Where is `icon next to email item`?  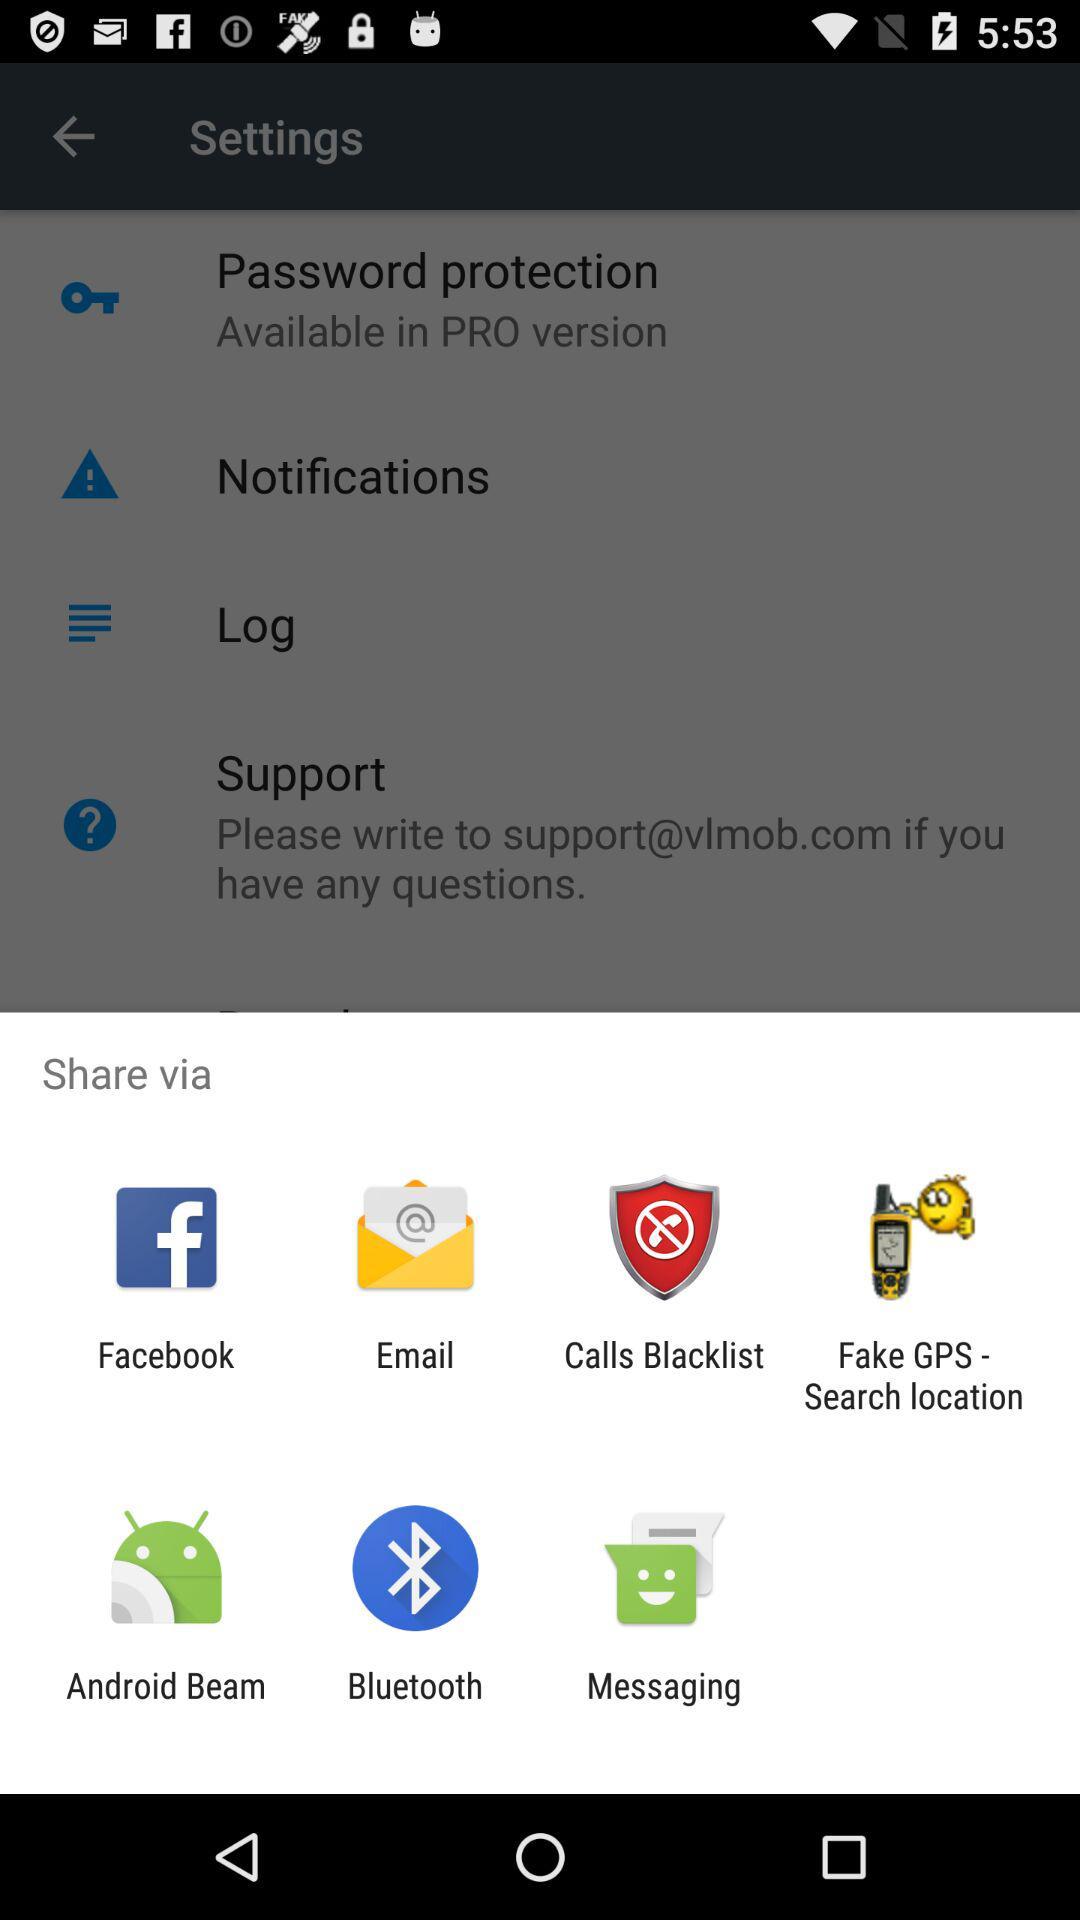 icon next to email item is located at coordinates (165, 1374).